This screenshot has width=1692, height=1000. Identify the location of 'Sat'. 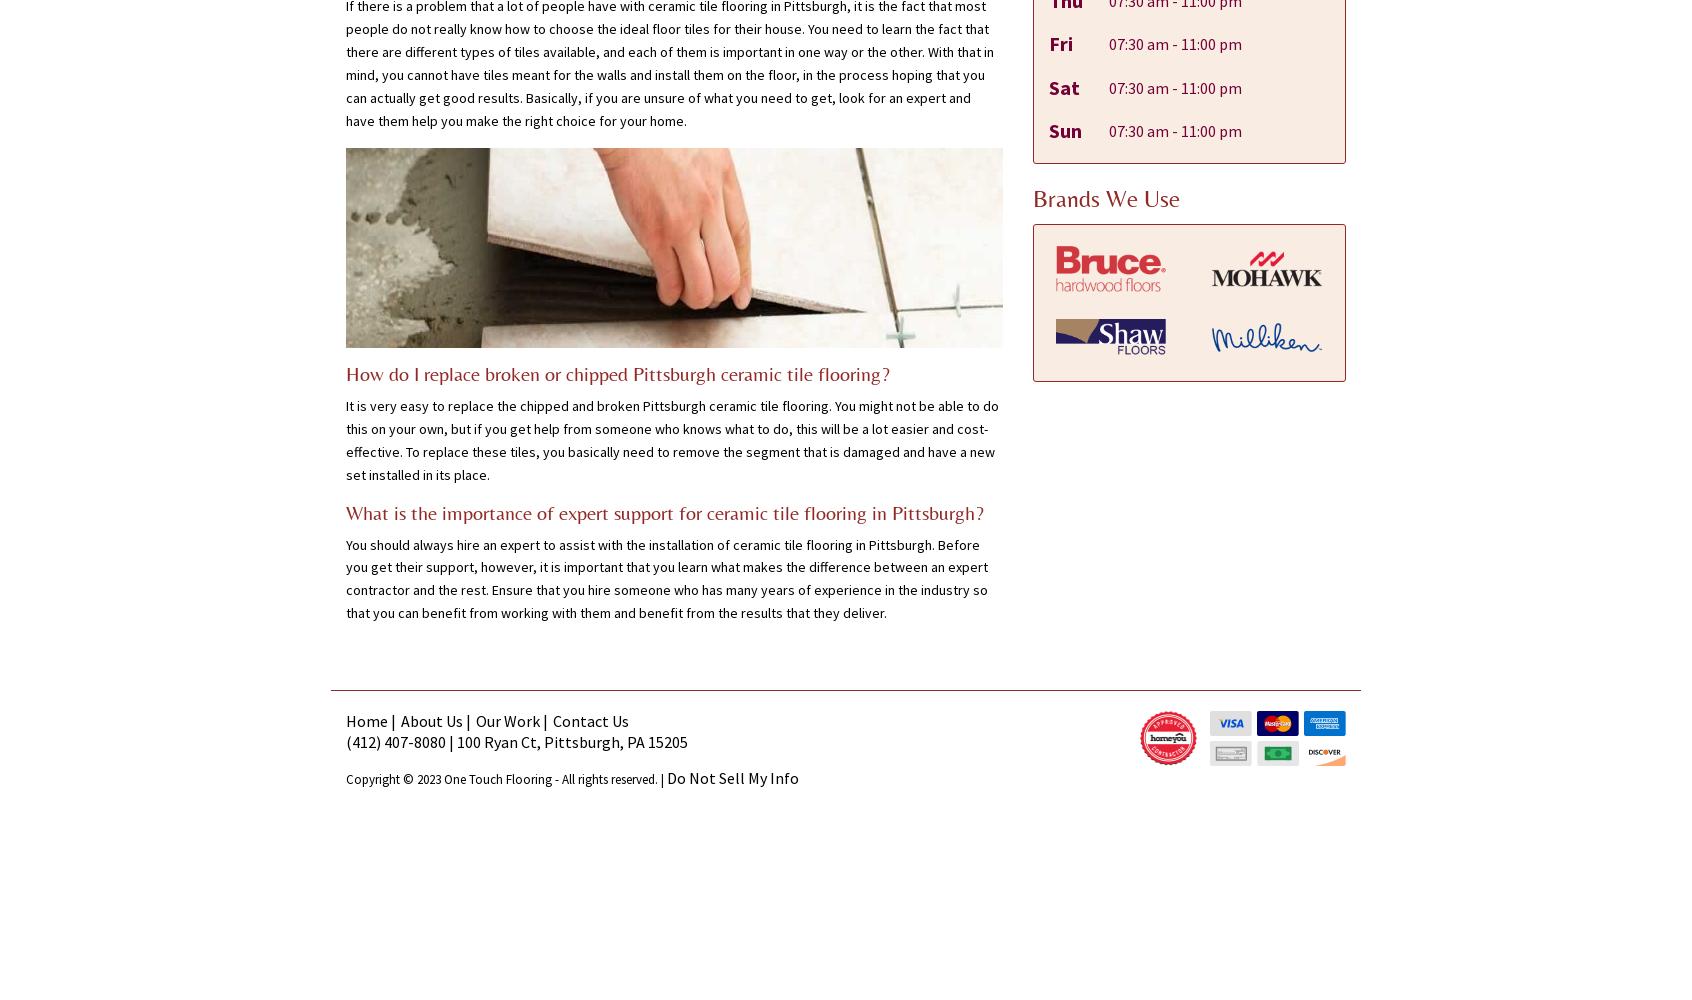
(1063, 85).